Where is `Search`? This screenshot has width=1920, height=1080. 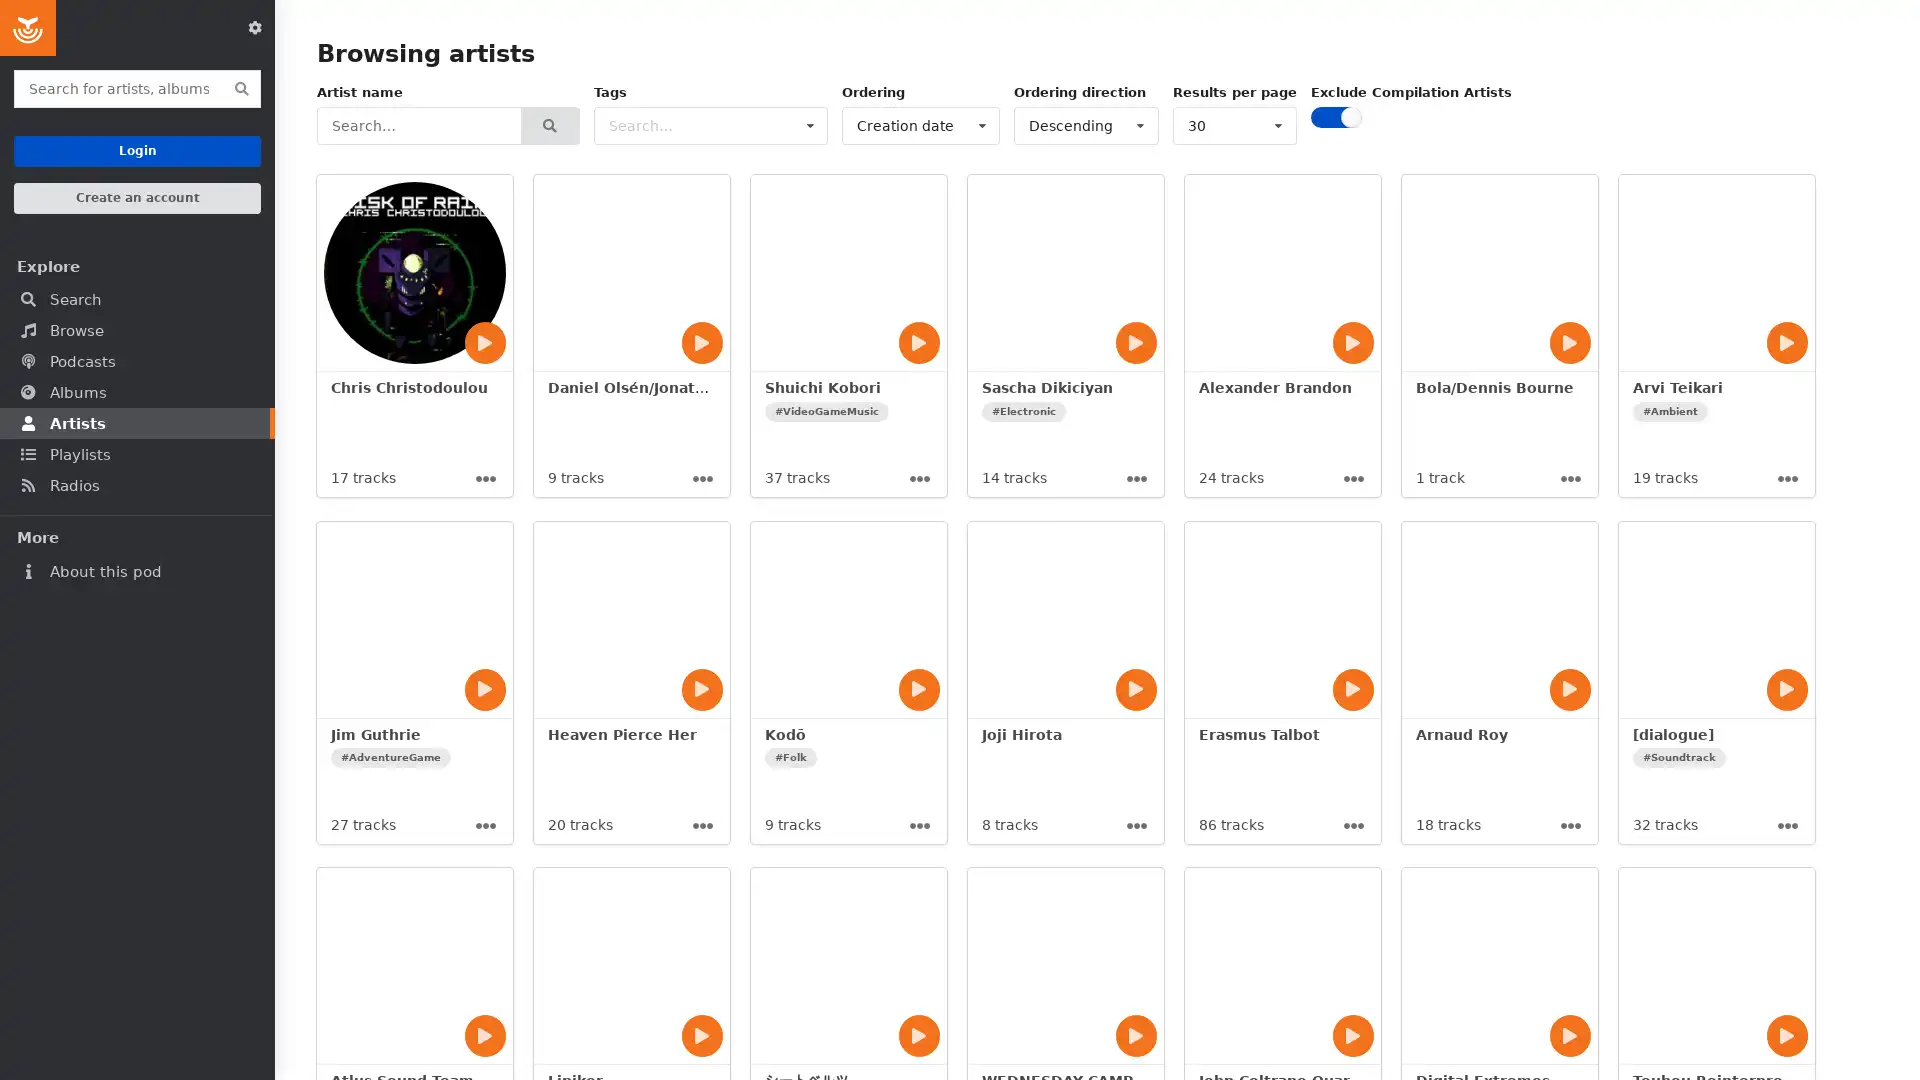 Search is located at coordinates (550, 126).